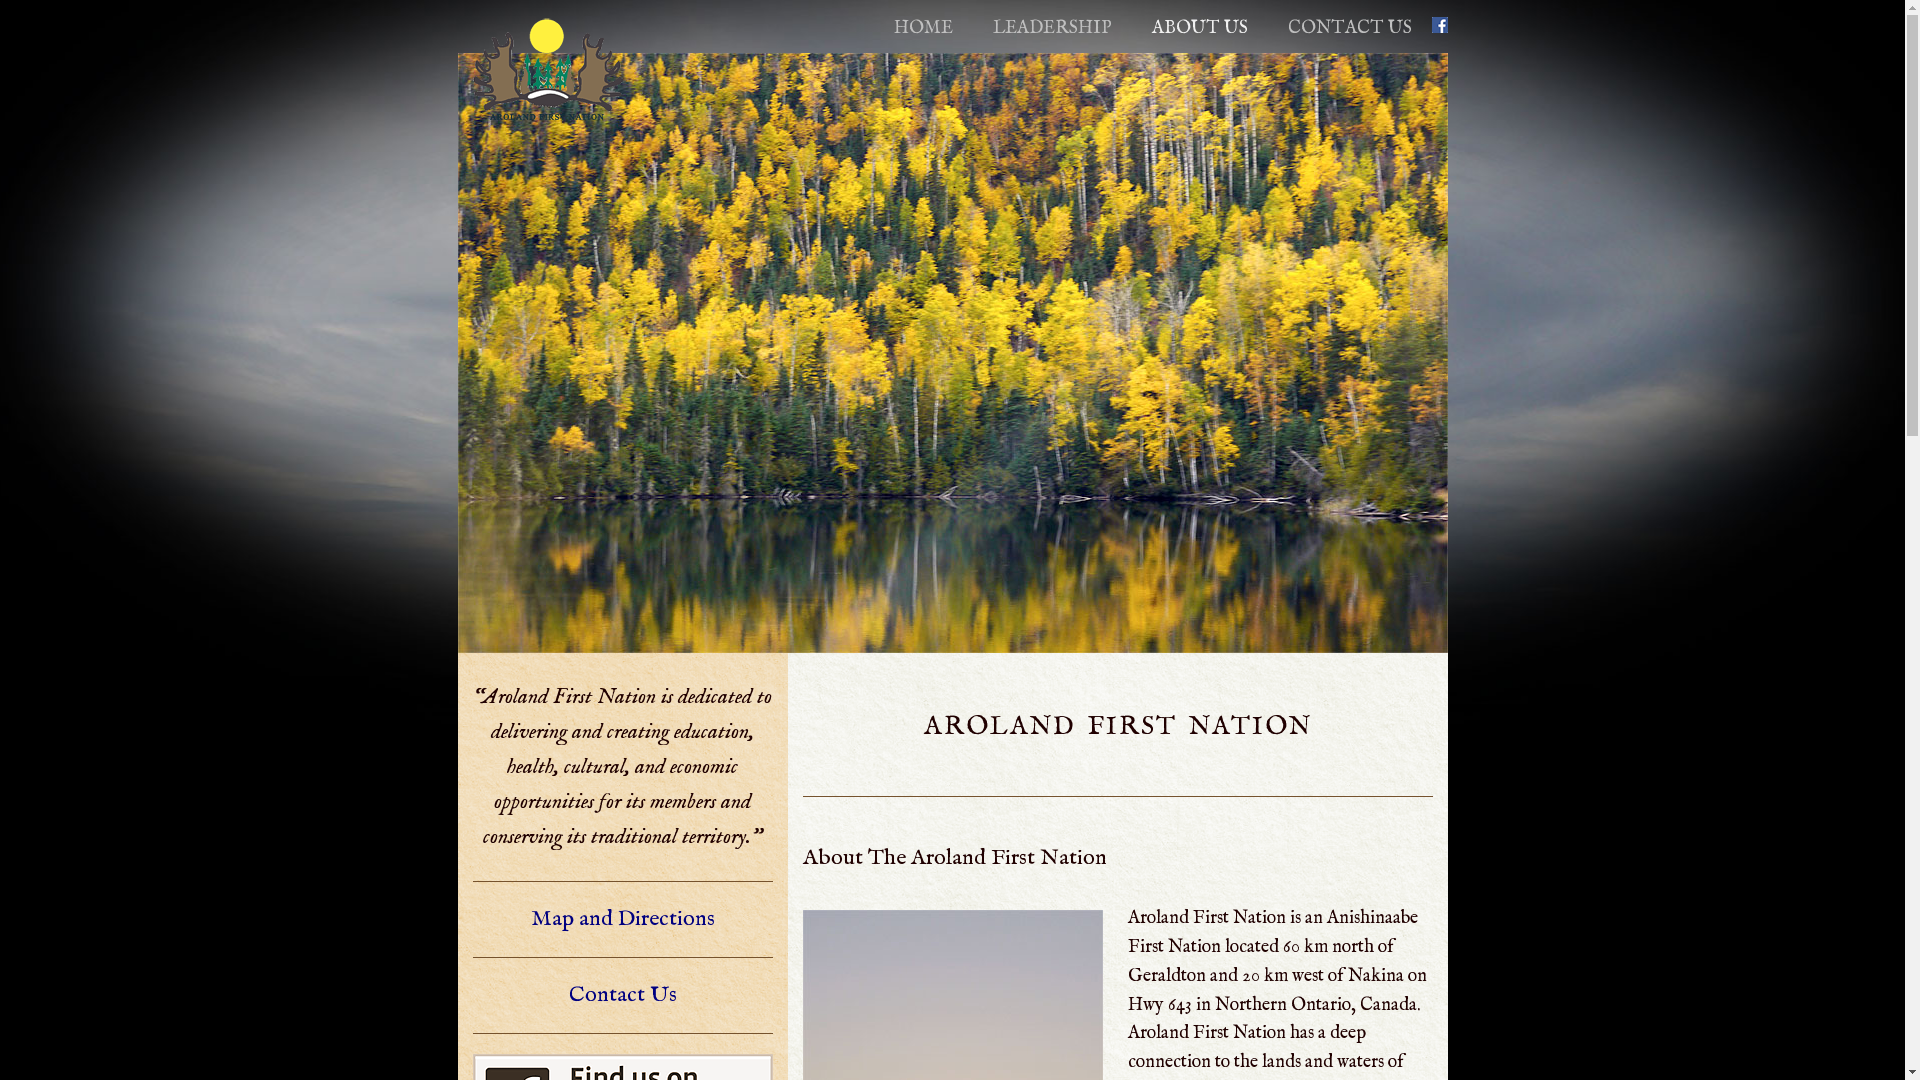 This screenshot has width=1920, height=1080. What do you see at coordinates (1050, 28) in the screenshot?
I see `'LEADERSHIP'` at bounding box center [1050, 28].